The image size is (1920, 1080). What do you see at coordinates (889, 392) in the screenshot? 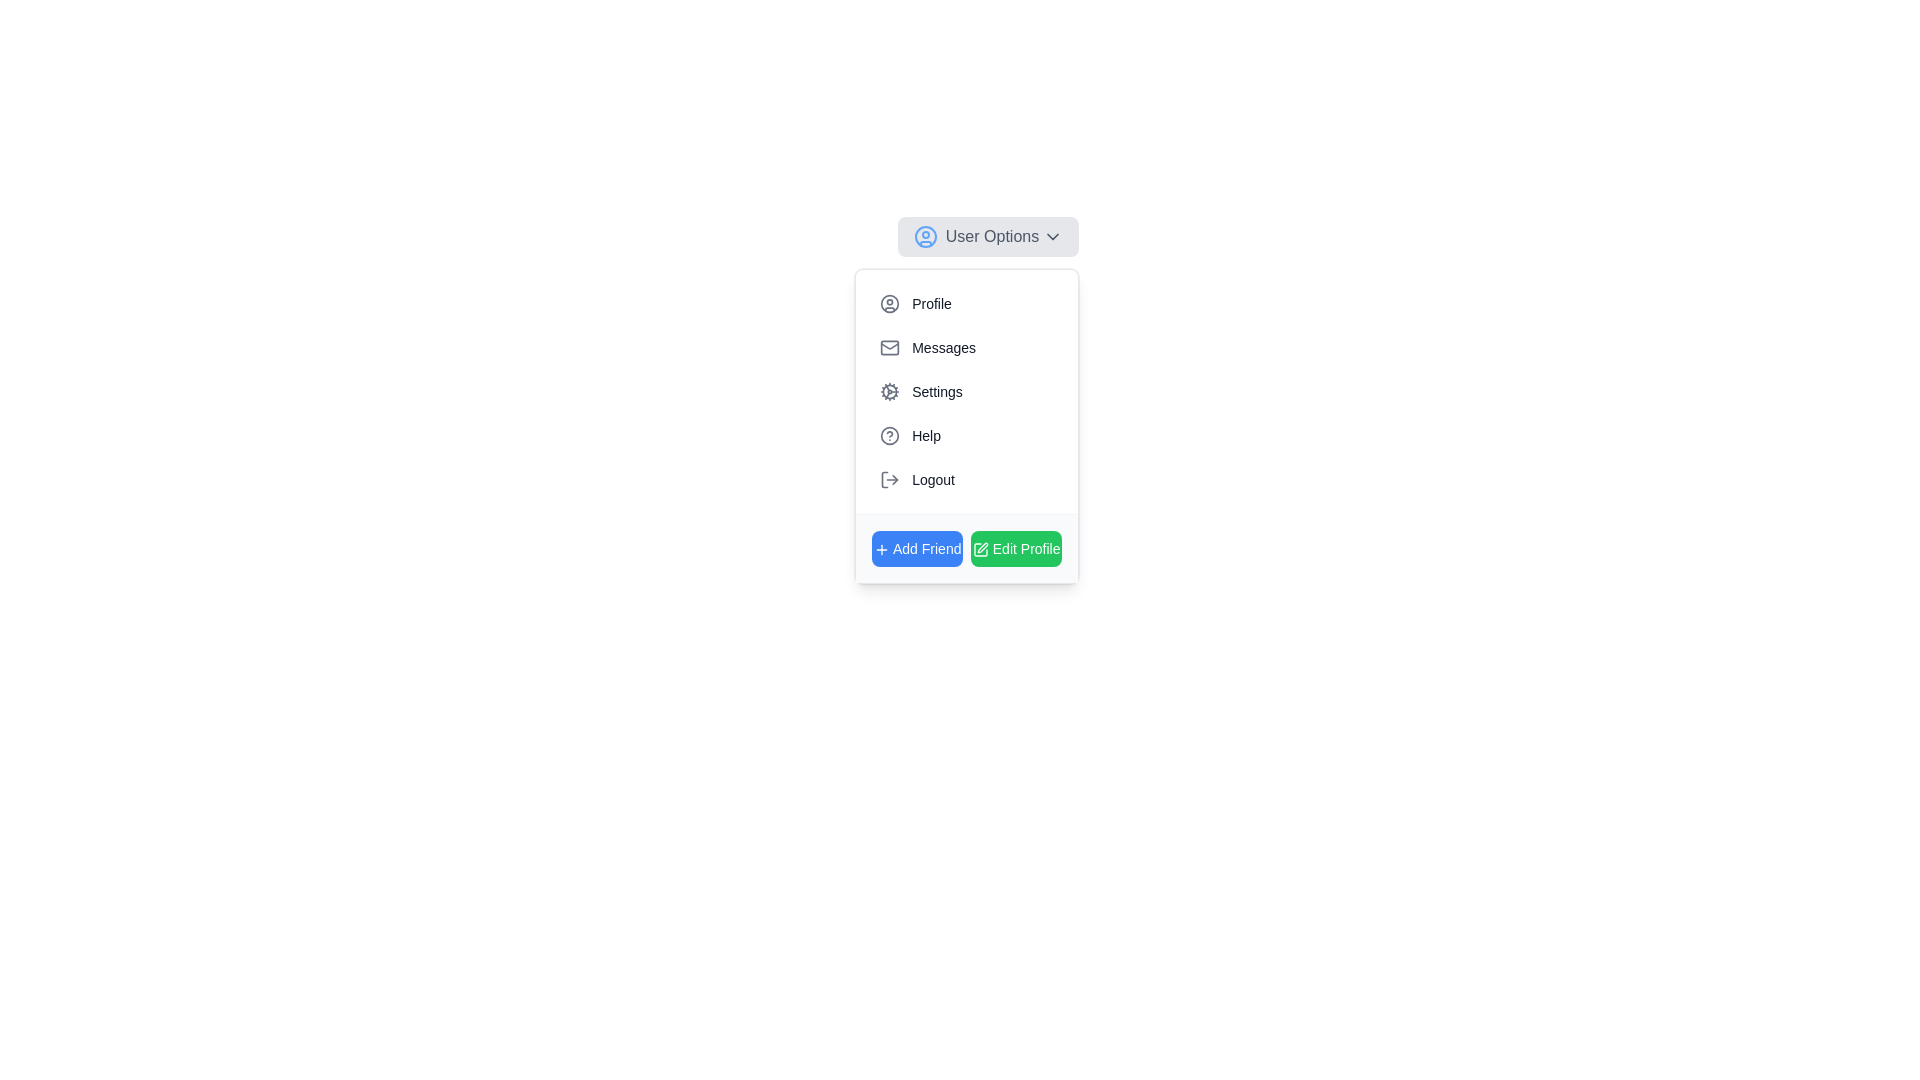
I see `the cogwheel icon in the third row of the dropdown menu under 'User Options', which represents settings or configuration options` at bounding box center [889, 392].